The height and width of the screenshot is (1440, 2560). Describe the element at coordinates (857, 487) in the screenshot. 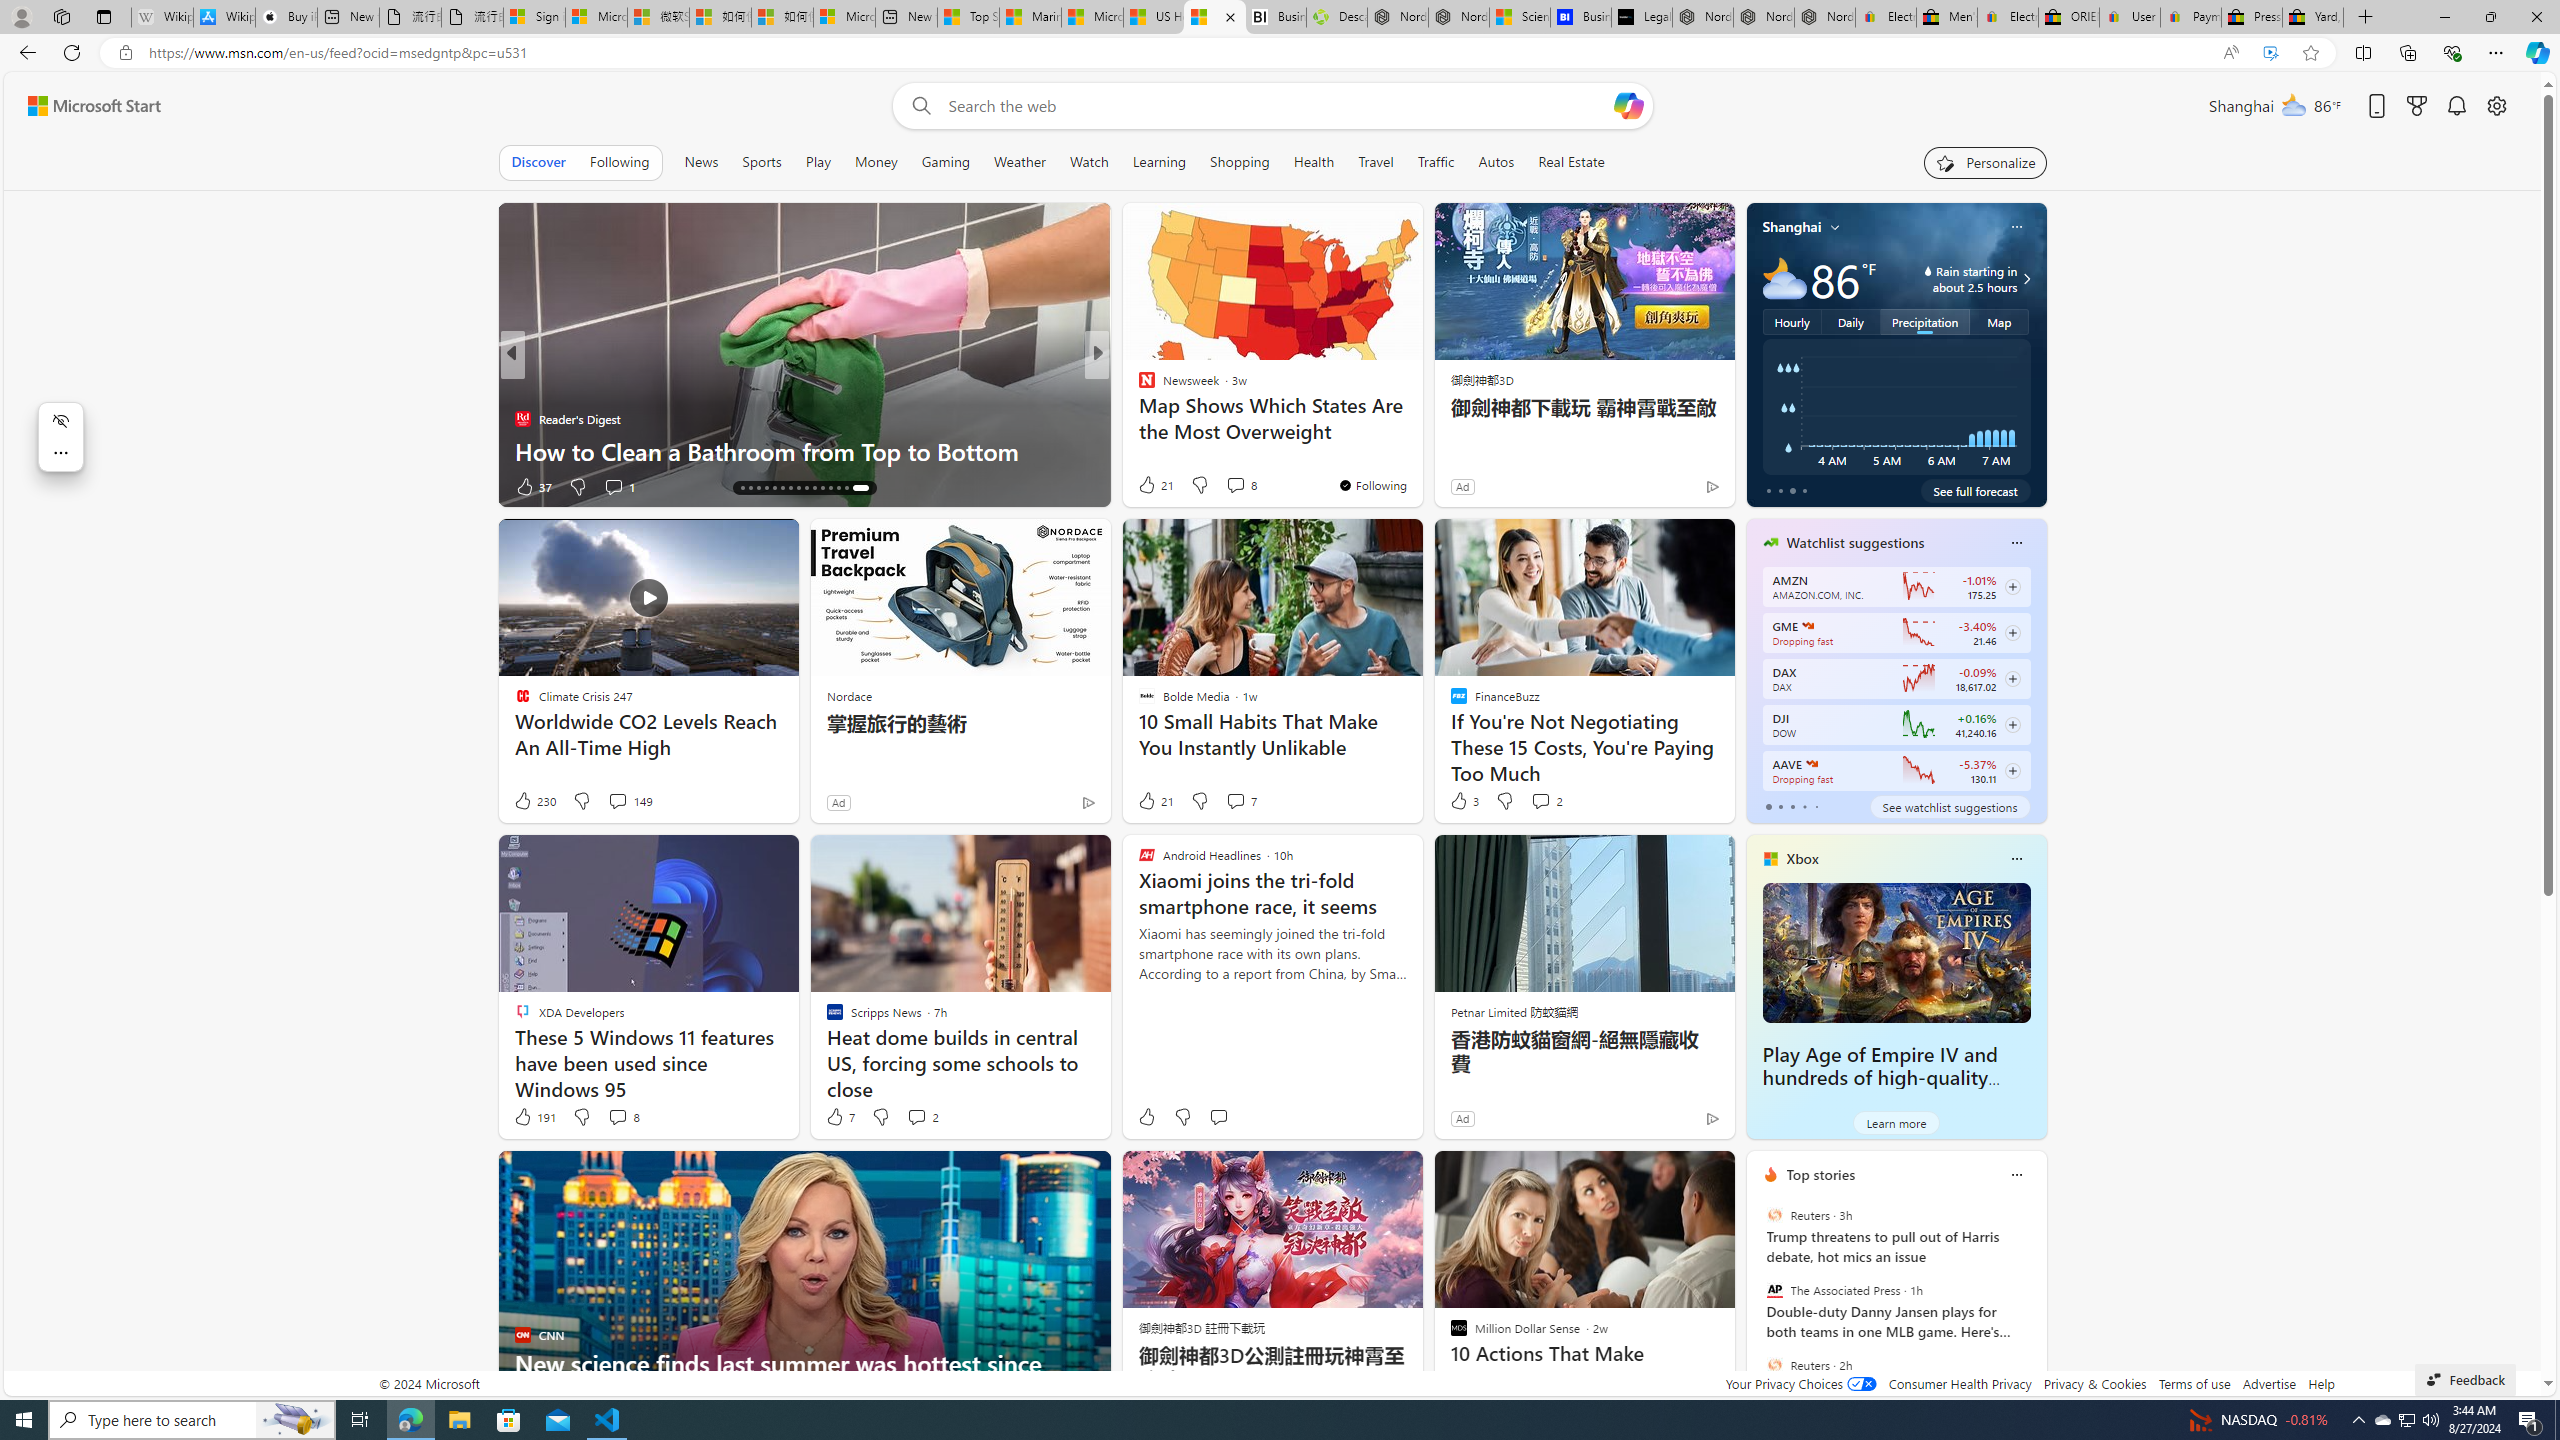

I see `'AutomationID: tab-29'` at that location.